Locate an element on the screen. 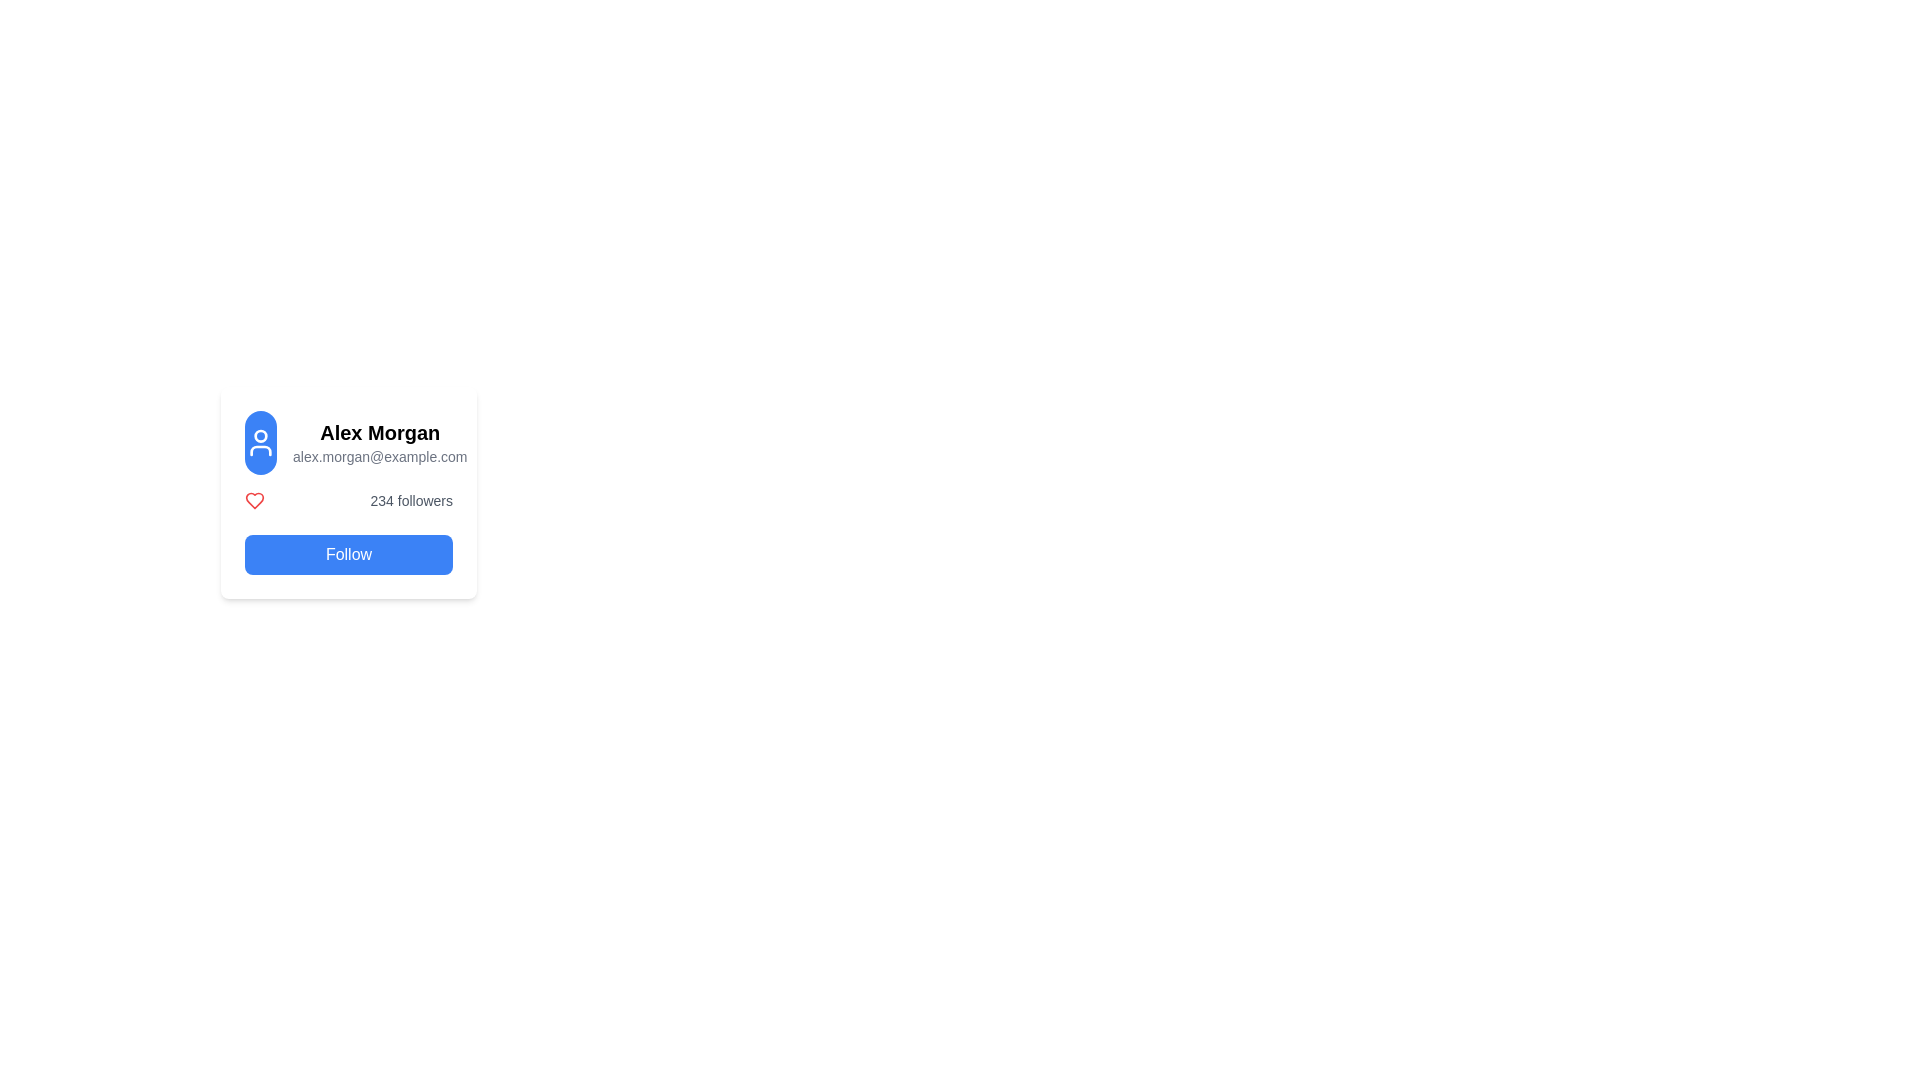  the heart-shaped icon located in the bottom-right section of the user's profile card, positioned below the user's name and email address is located at coordinates (253, 500).